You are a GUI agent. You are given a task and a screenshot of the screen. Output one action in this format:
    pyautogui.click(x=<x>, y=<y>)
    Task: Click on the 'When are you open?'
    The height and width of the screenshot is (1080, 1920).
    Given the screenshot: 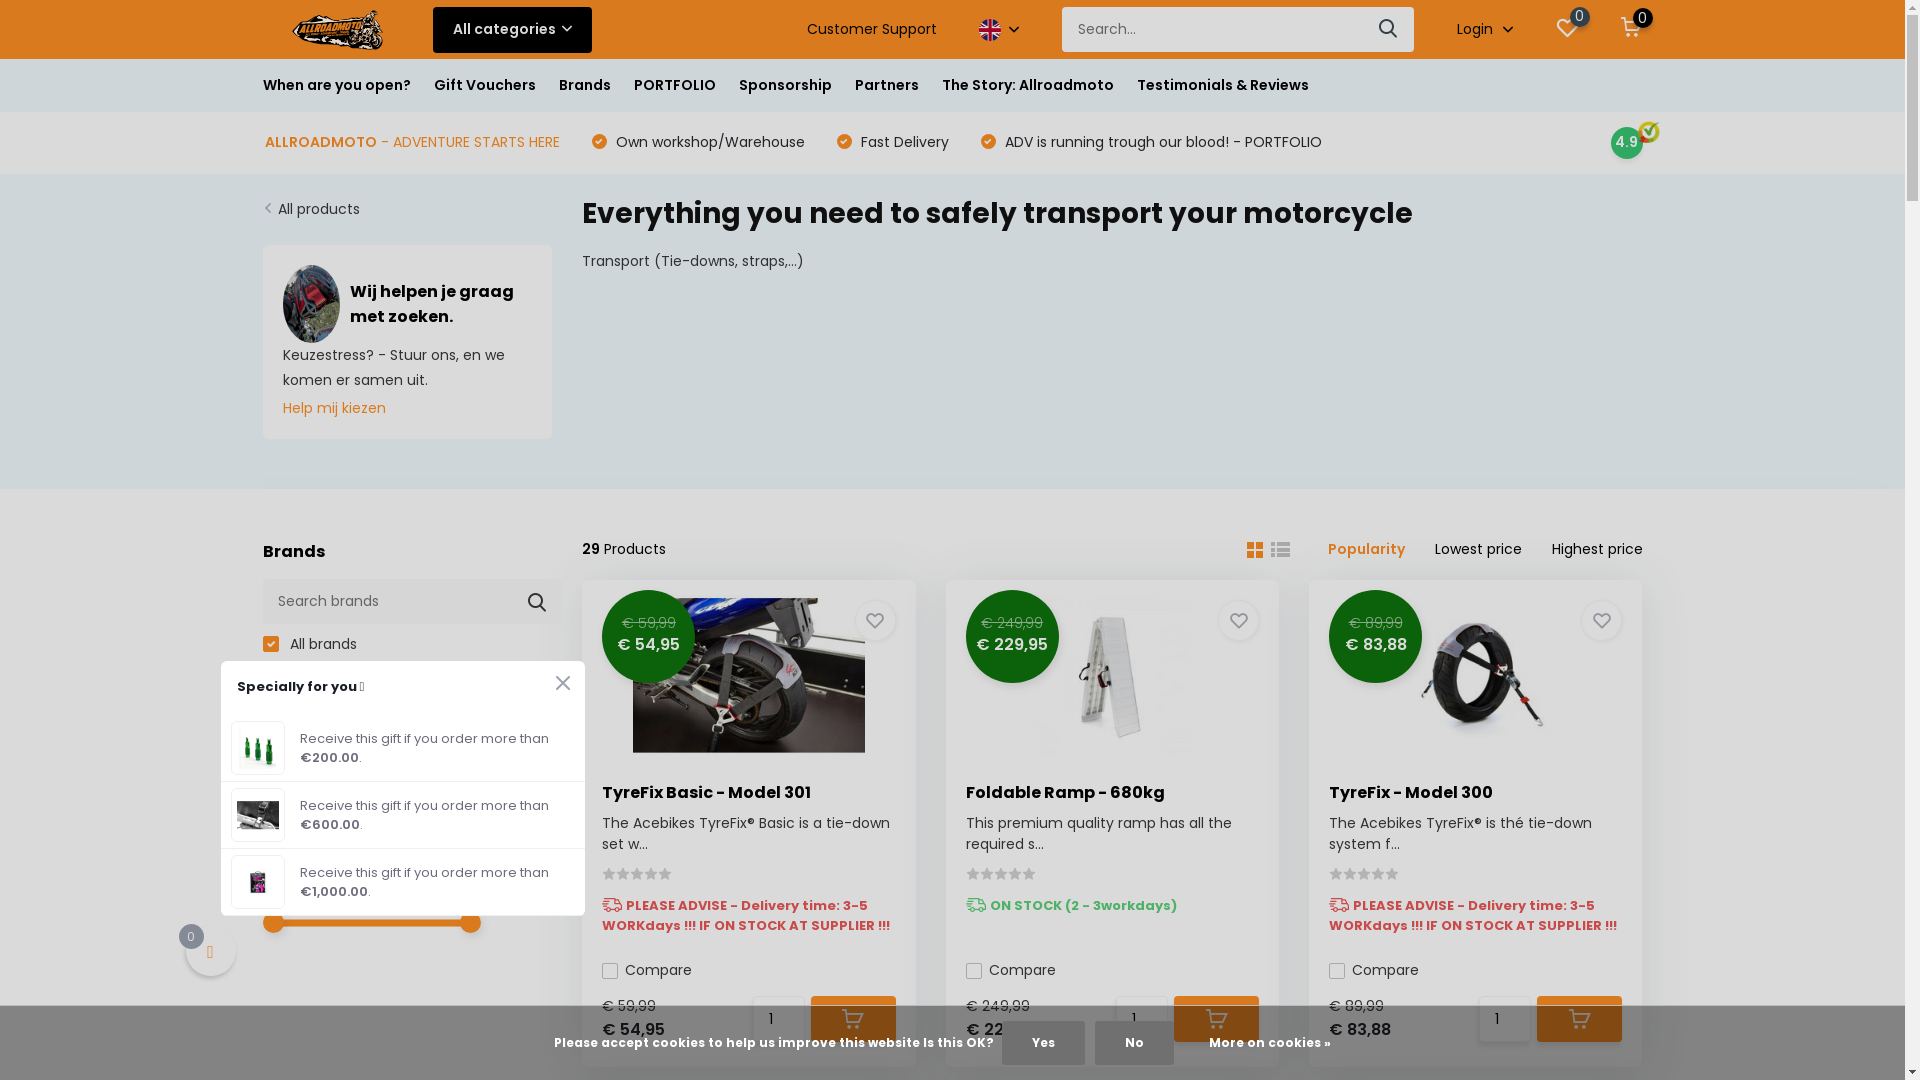 What is the action you would take?
    pyautogui.click(x=336, y=84)
    